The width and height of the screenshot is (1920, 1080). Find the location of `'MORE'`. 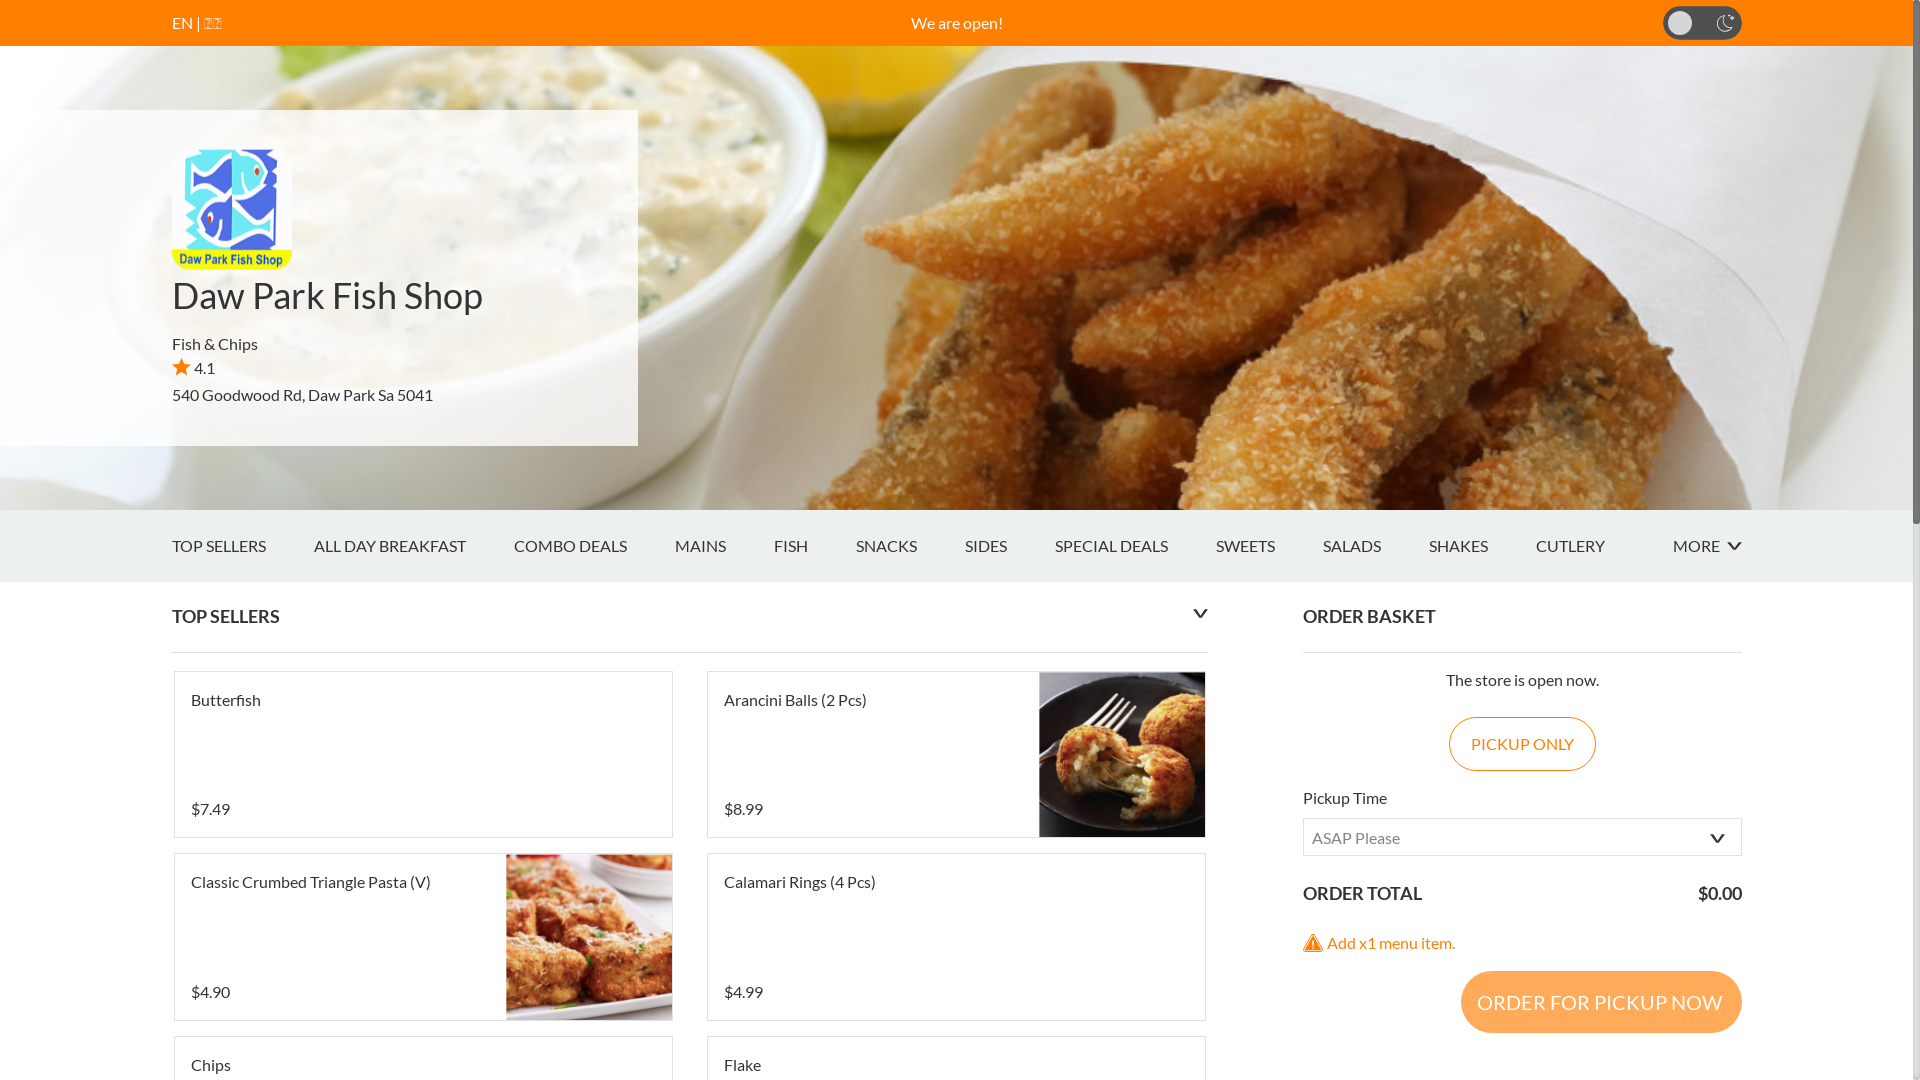

'MORE' is located at coordinates (1705, 546).